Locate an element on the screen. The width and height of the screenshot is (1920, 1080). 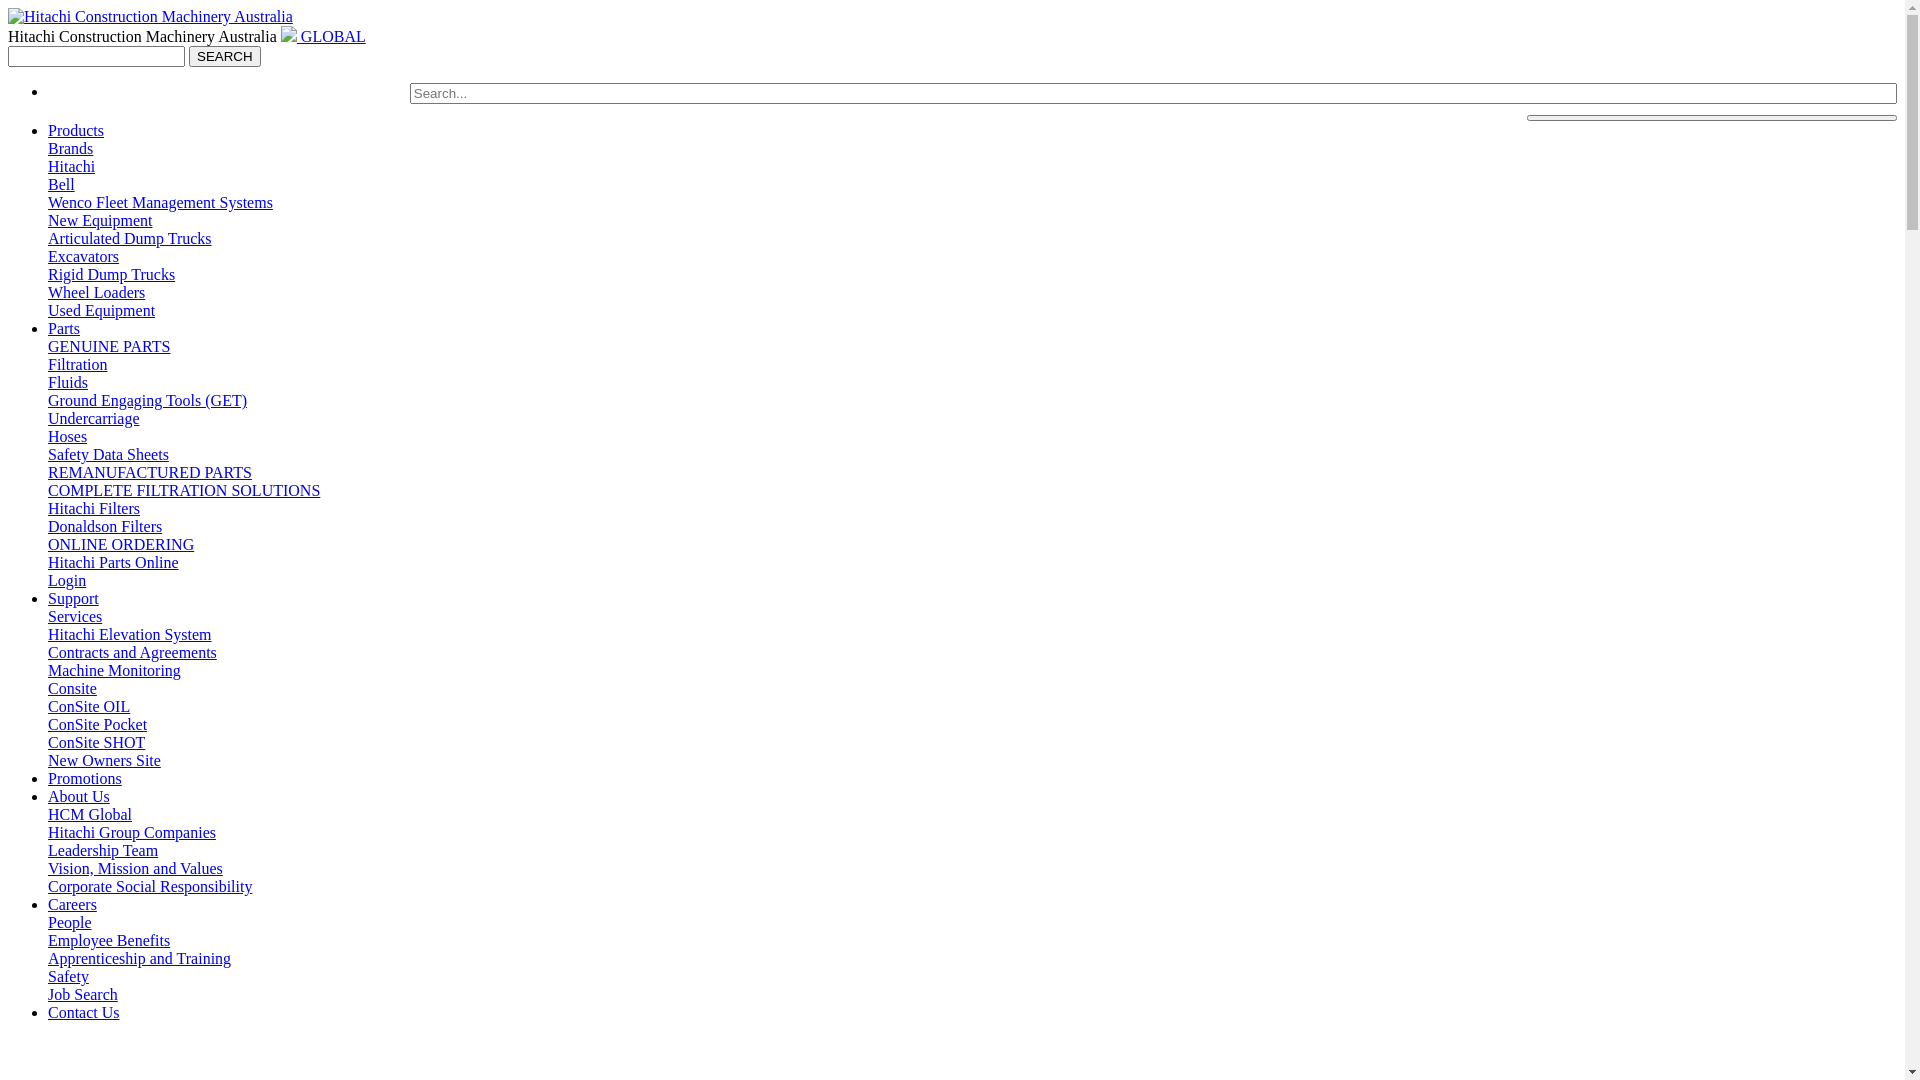
'Hitachi Group Companies' is located at coordinates (131, 832).